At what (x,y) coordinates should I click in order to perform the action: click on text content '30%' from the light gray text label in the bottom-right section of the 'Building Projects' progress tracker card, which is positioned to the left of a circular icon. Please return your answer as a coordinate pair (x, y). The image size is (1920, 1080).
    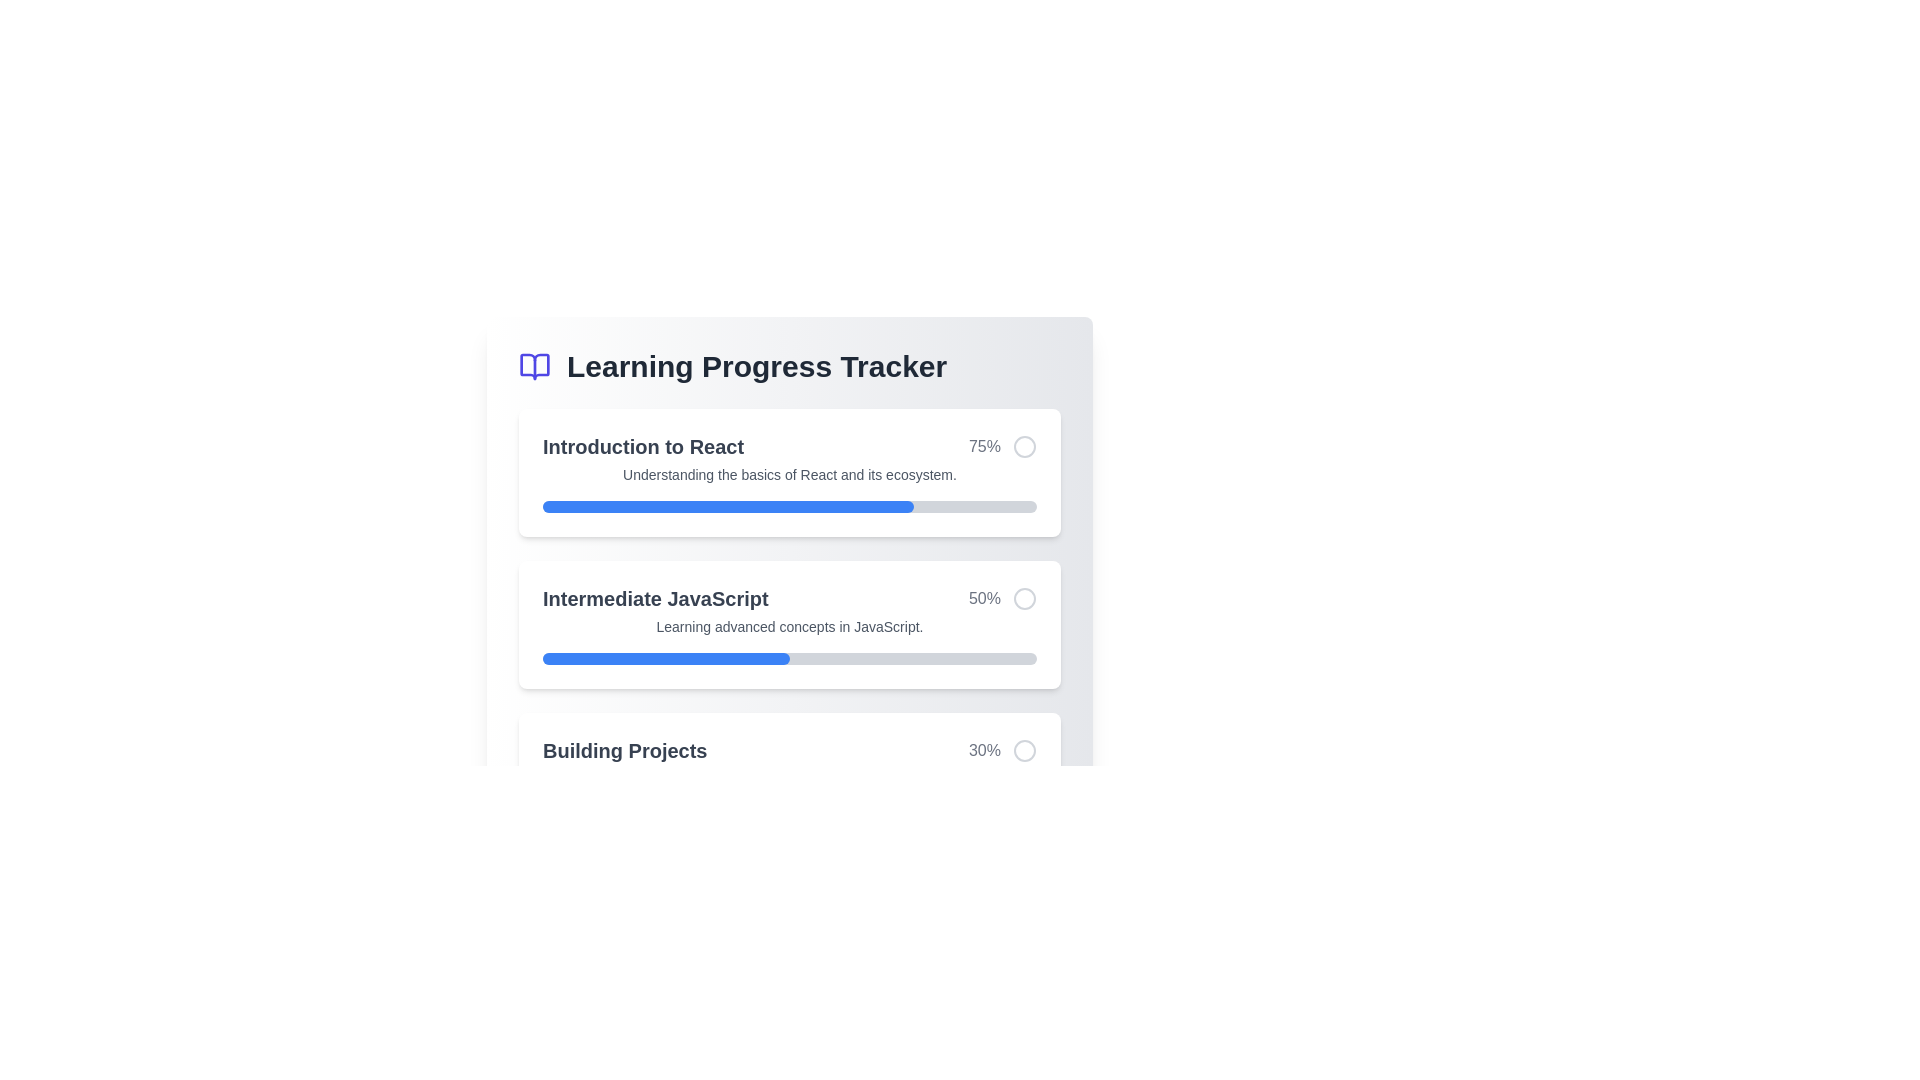
    Looking at the image, I should click on (984, 751).